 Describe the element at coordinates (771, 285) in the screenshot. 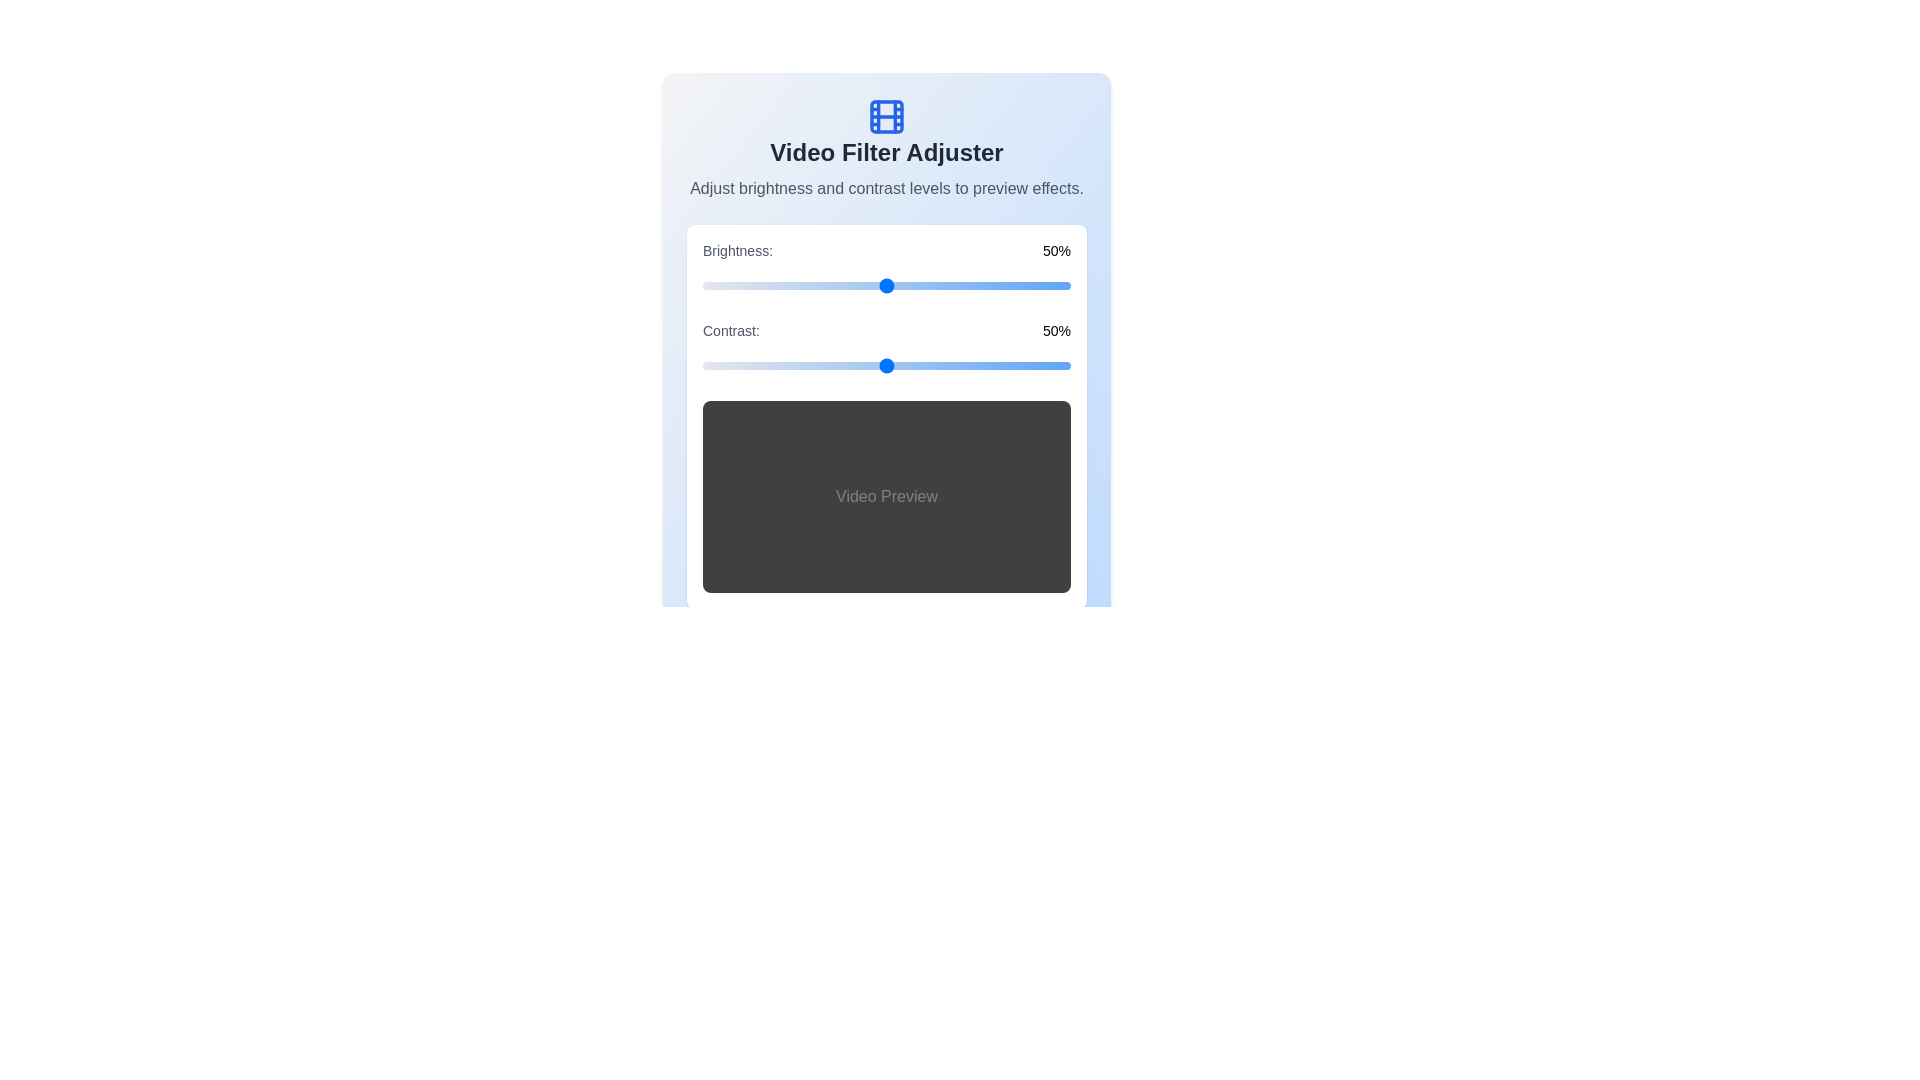

I see `the brightness slider to 19%` at that location.